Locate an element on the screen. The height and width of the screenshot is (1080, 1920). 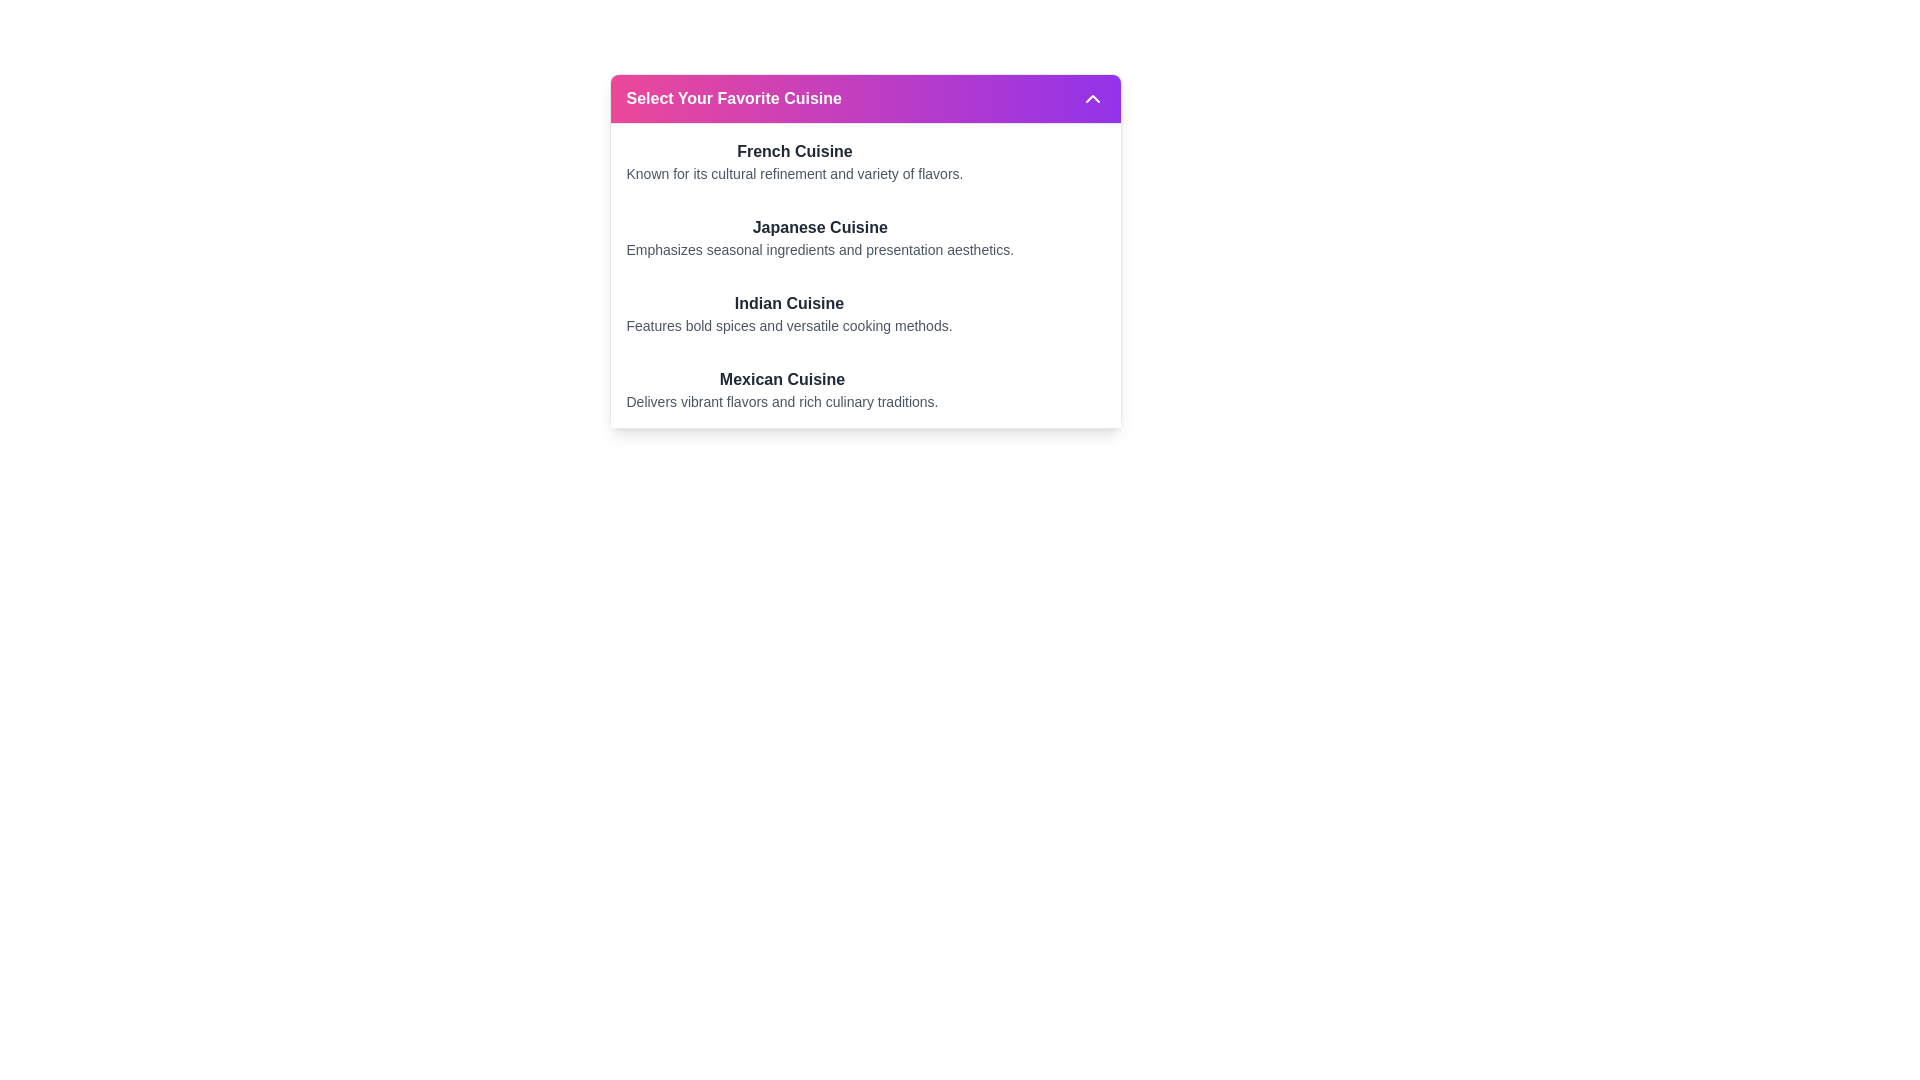
the descriptive label 'French Cuisine' which is the first entry in the selection menu under the purple header 'Select Your Favorite Cuisine' is located at coordinates (793, 161).